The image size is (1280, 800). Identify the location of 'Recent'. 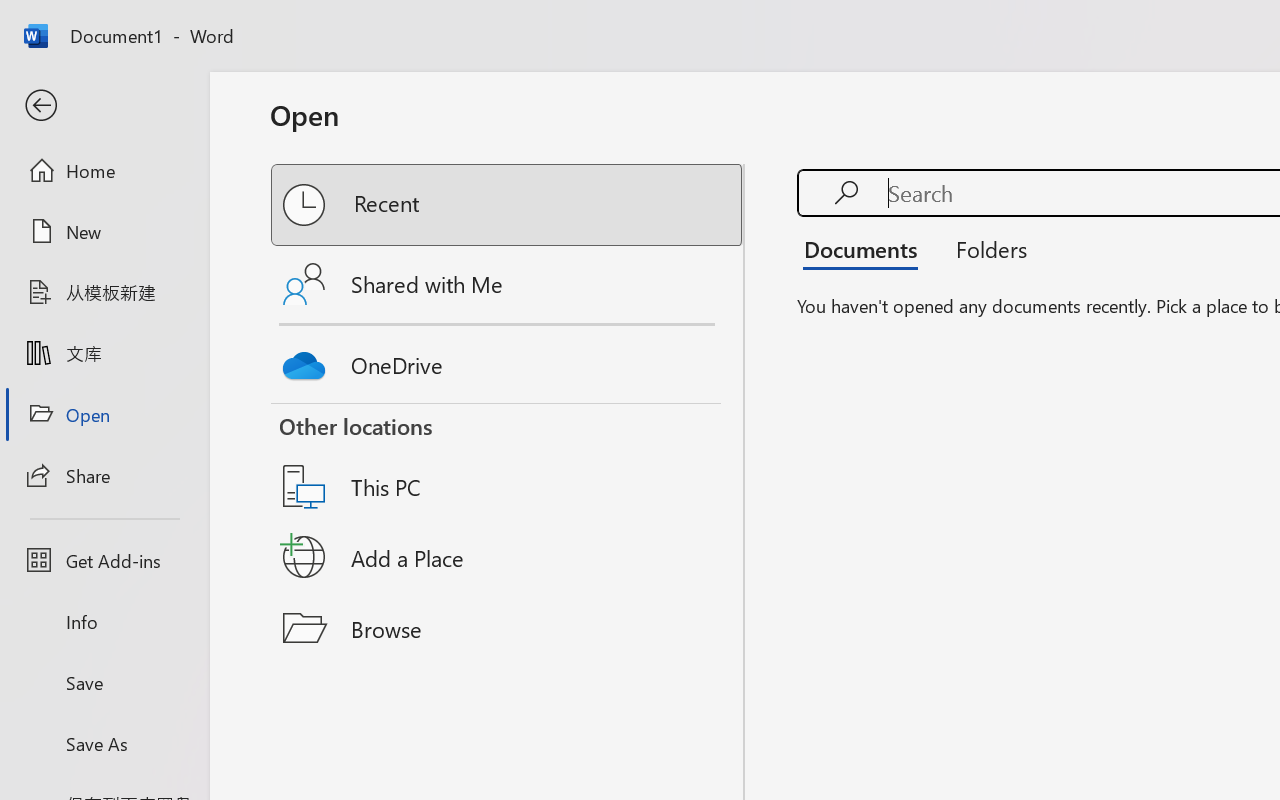
(508, 205).